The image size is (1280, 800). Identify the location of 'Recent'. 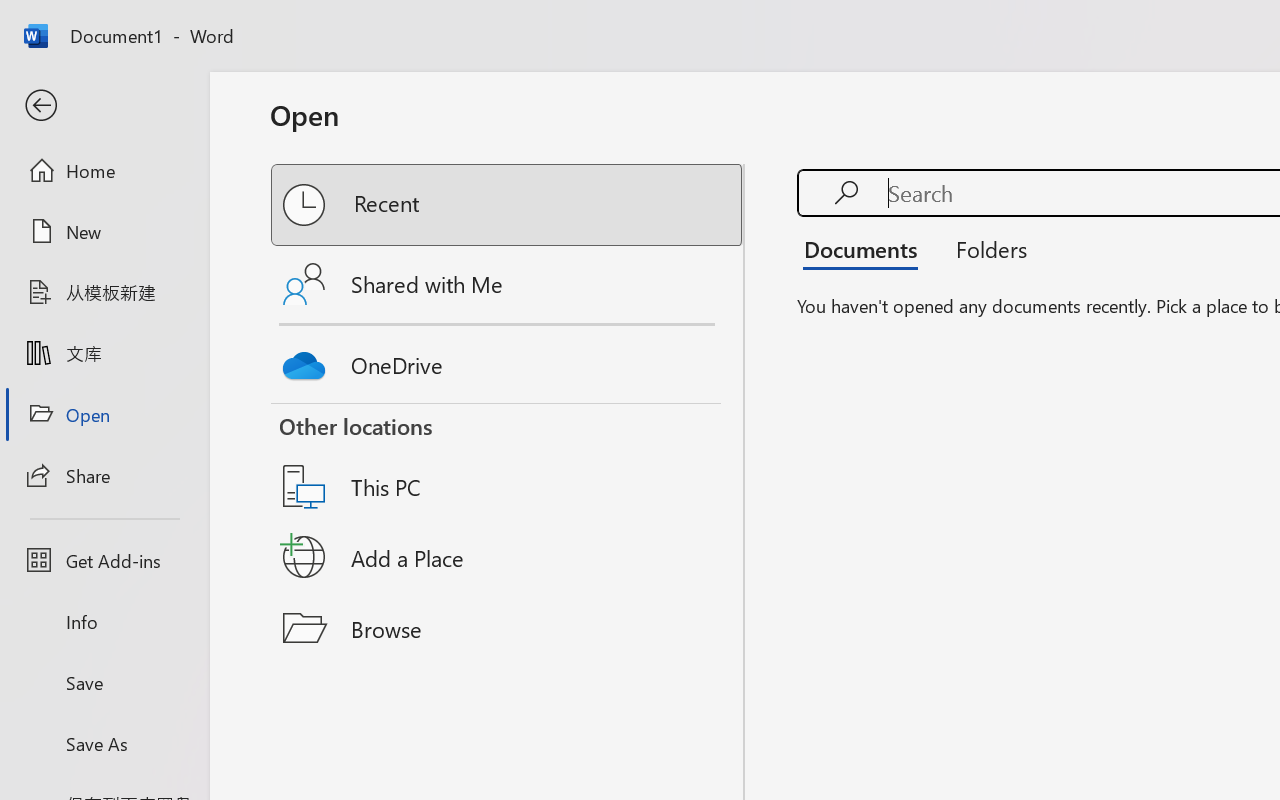
(508, 205).